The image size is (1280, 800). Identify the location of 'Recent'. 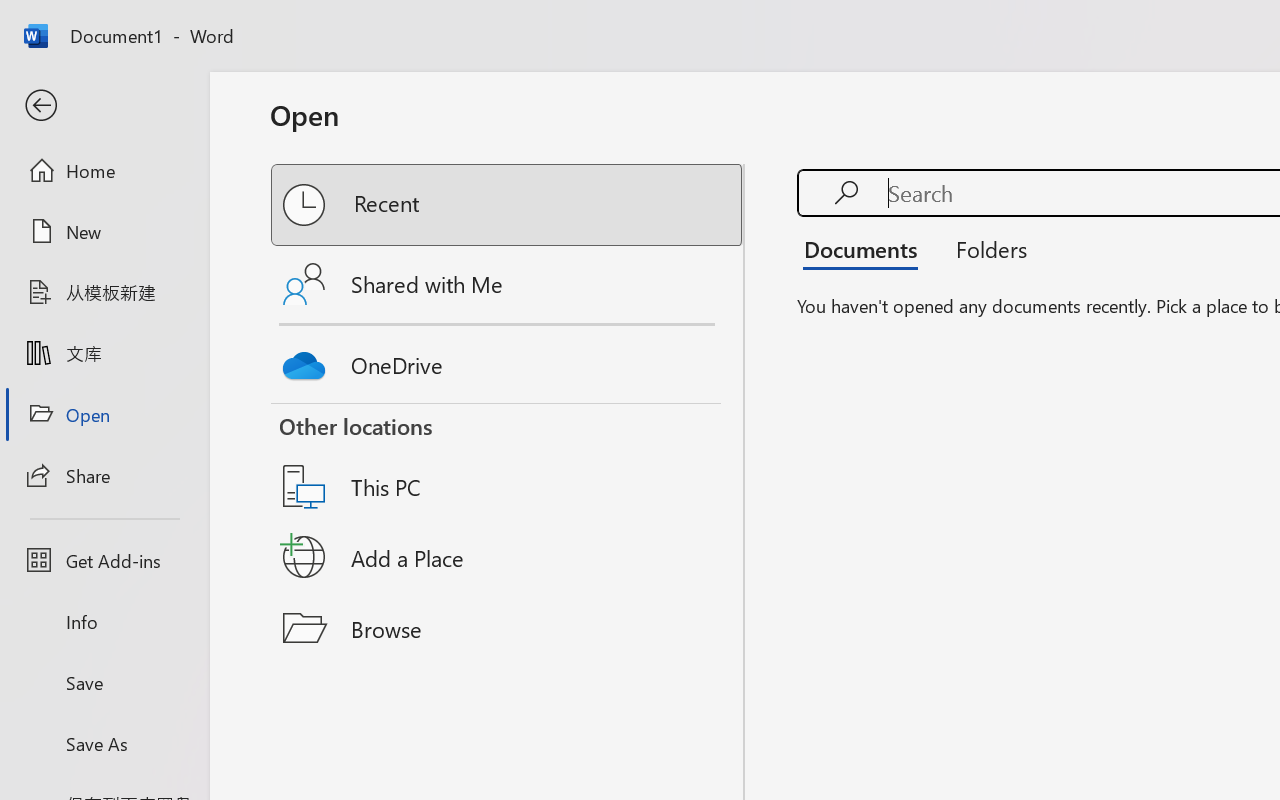
(508, 205).